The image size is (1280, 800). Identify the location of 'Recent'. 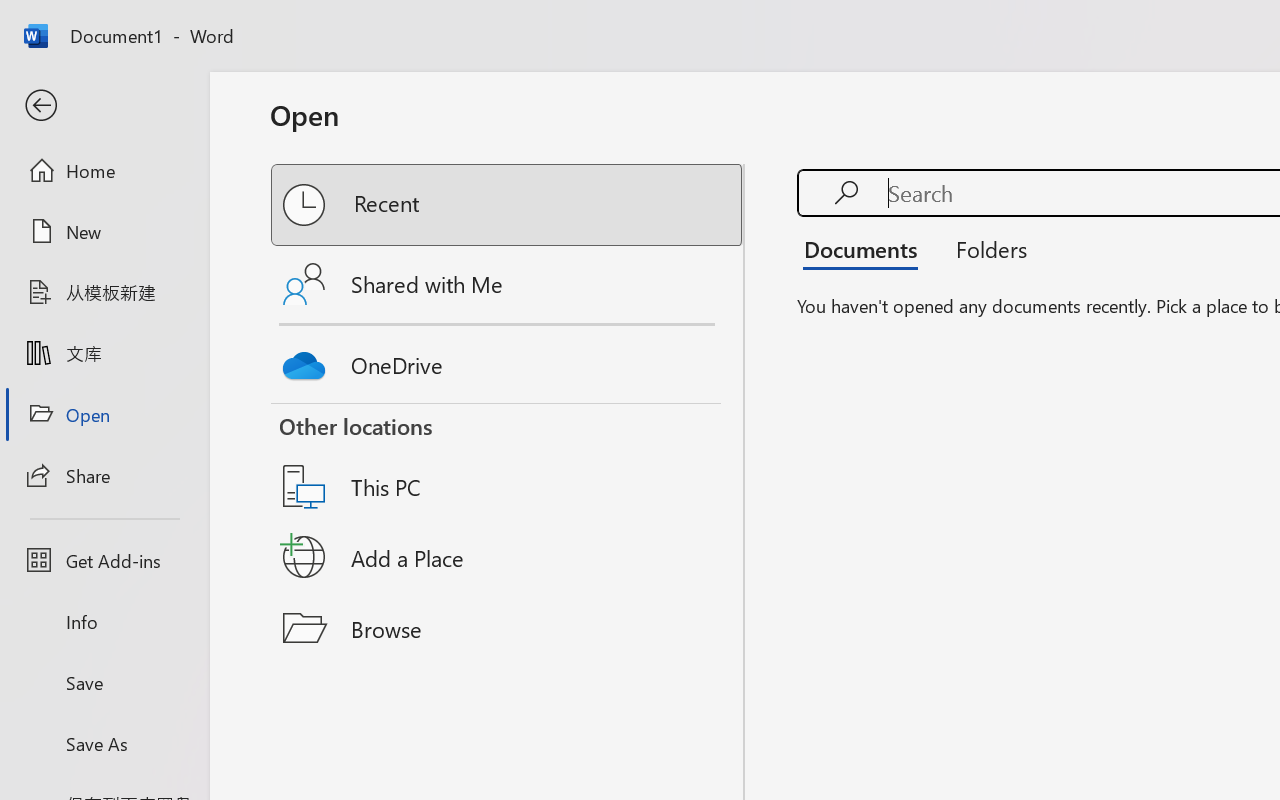
(508, 205).